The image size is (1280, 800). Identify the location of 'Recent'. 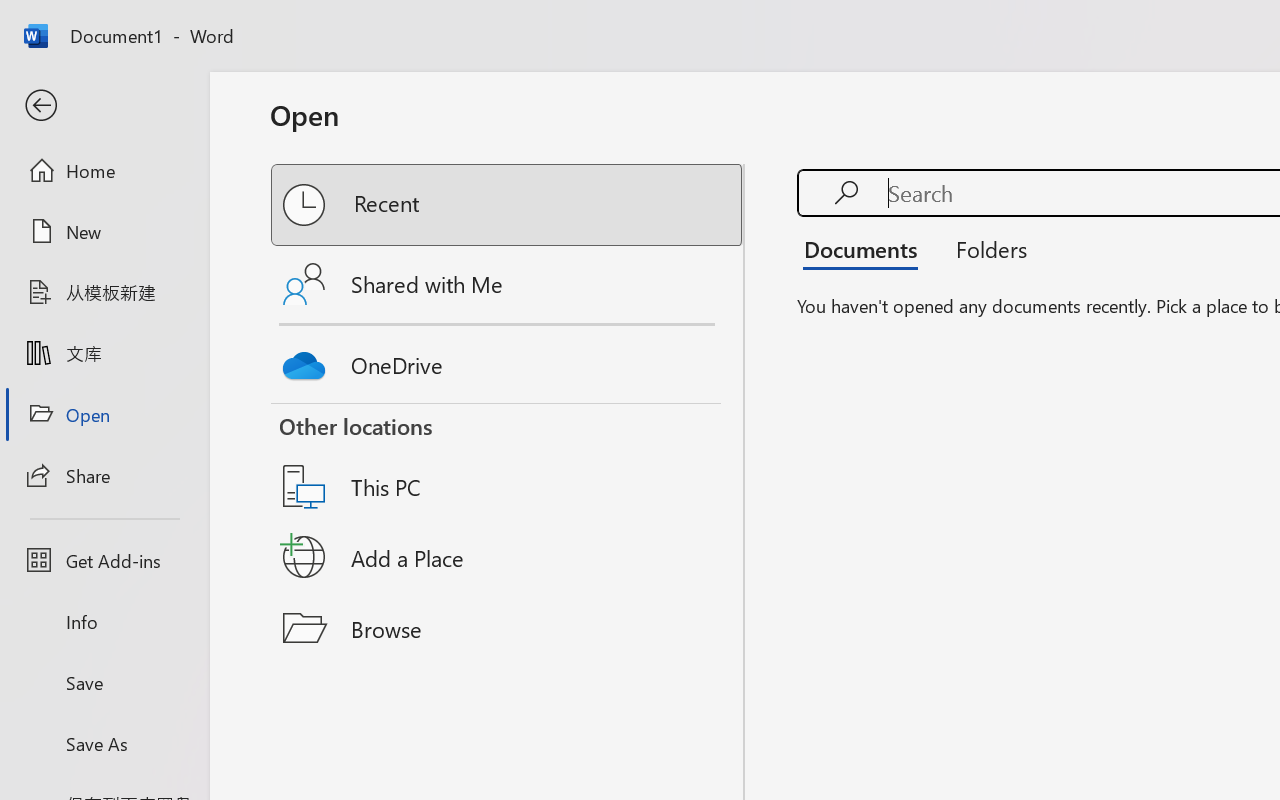
(508, 205).